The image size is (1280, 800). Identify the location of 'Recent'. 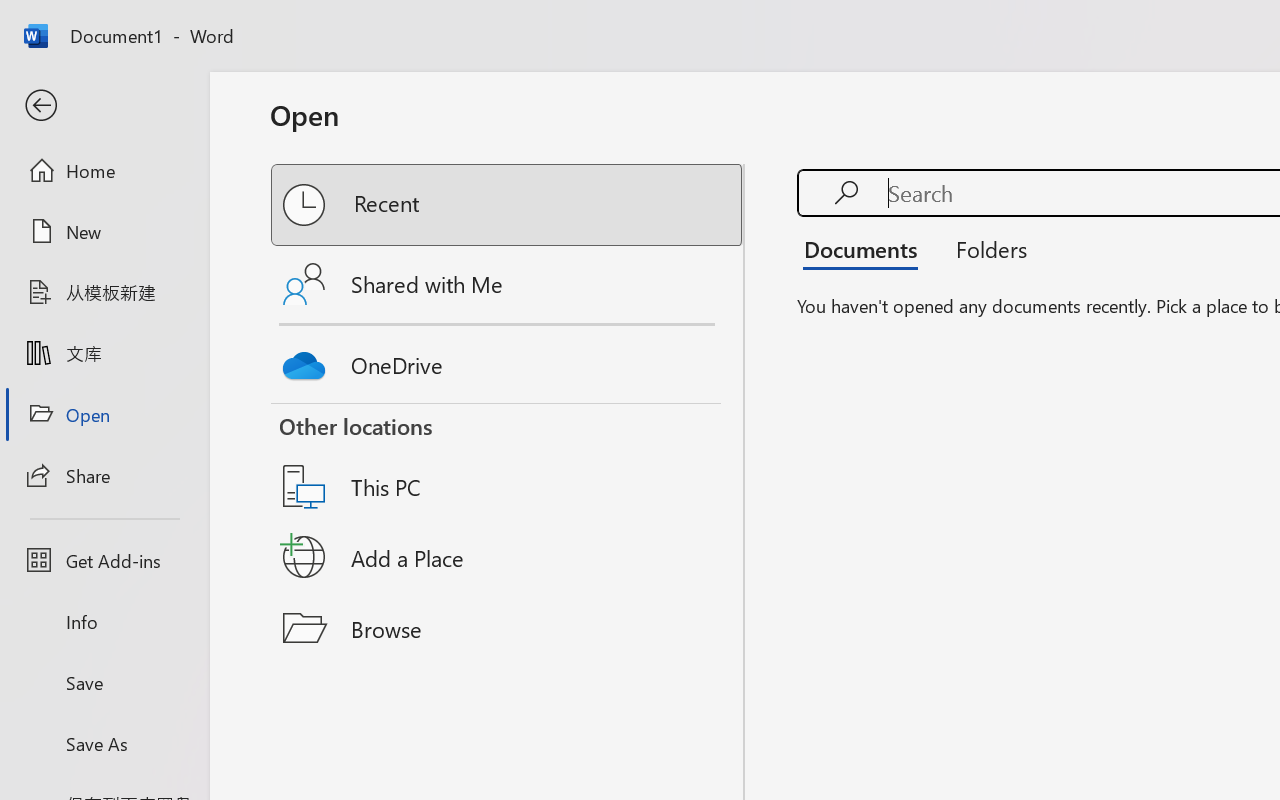
(508, 205).